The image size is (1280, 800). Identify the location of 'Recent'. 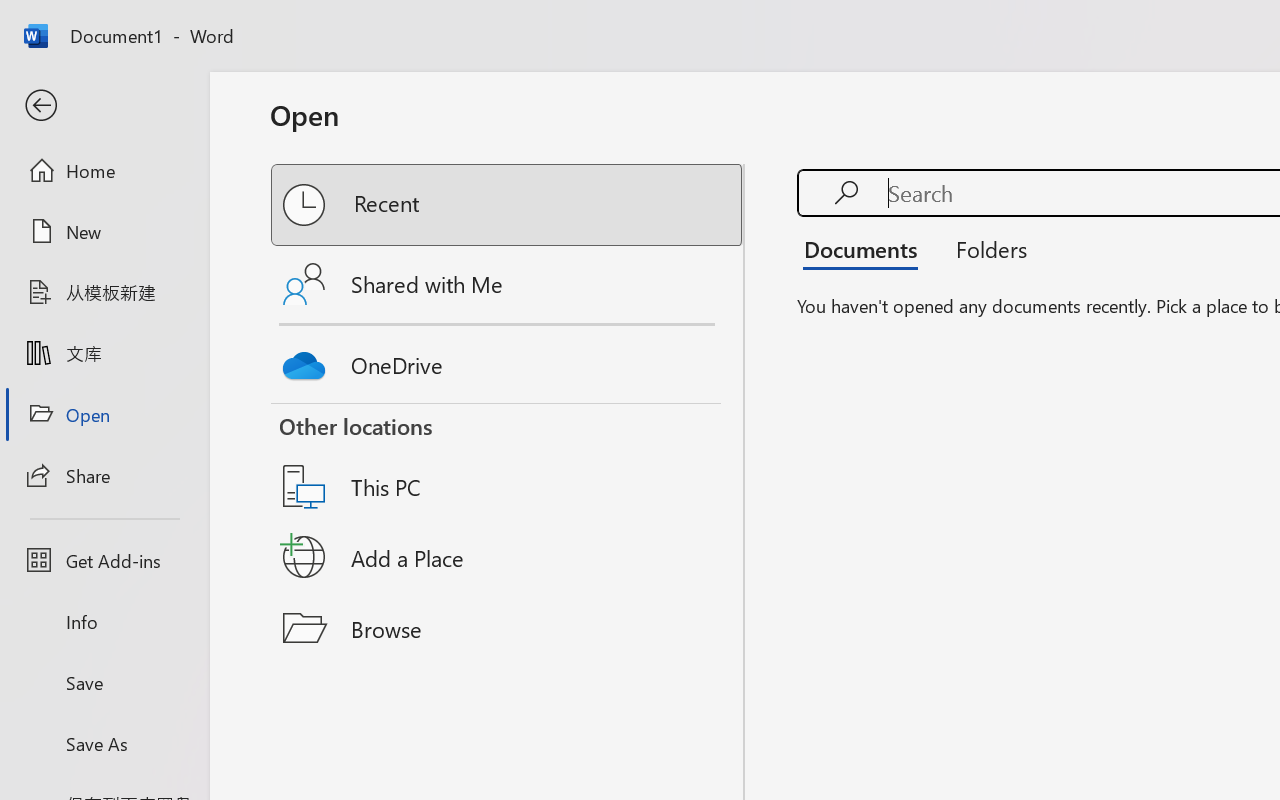
(508, 205).